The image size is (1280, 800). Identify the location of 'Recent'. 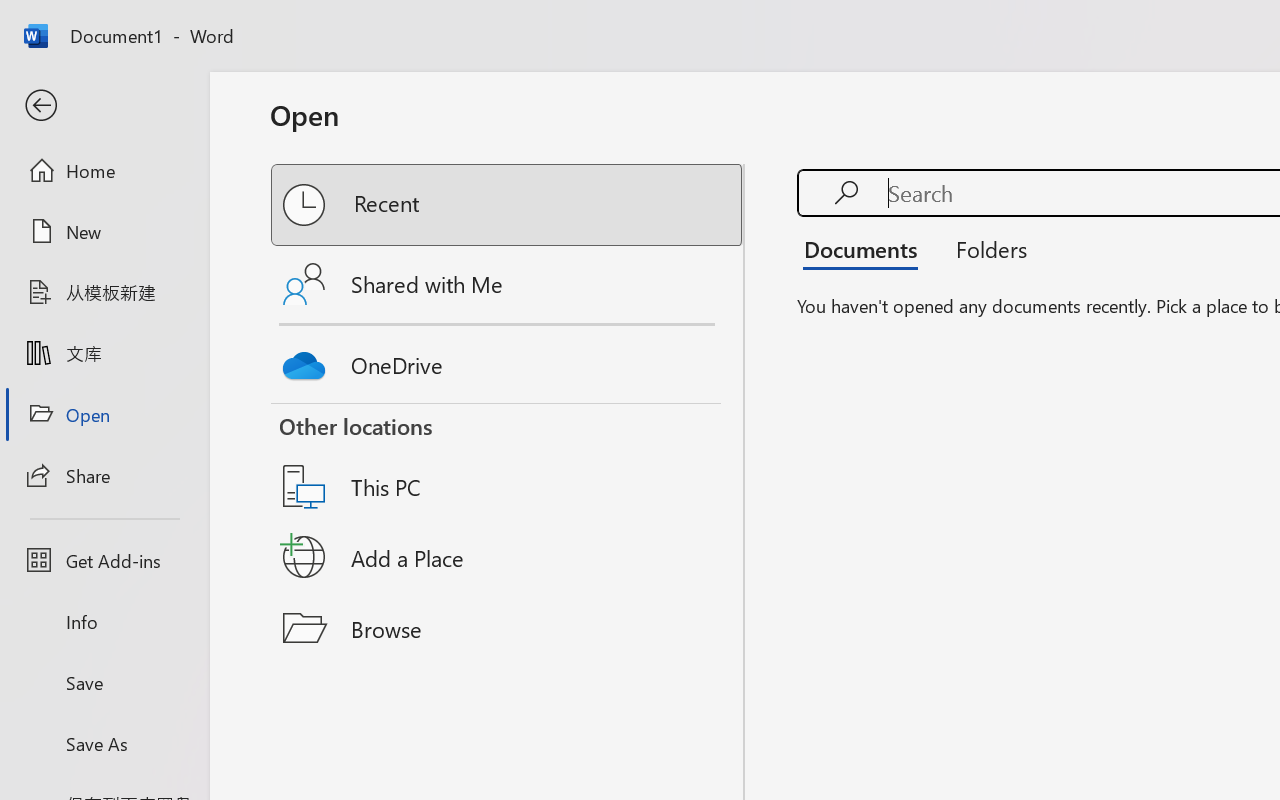
(508, 205).